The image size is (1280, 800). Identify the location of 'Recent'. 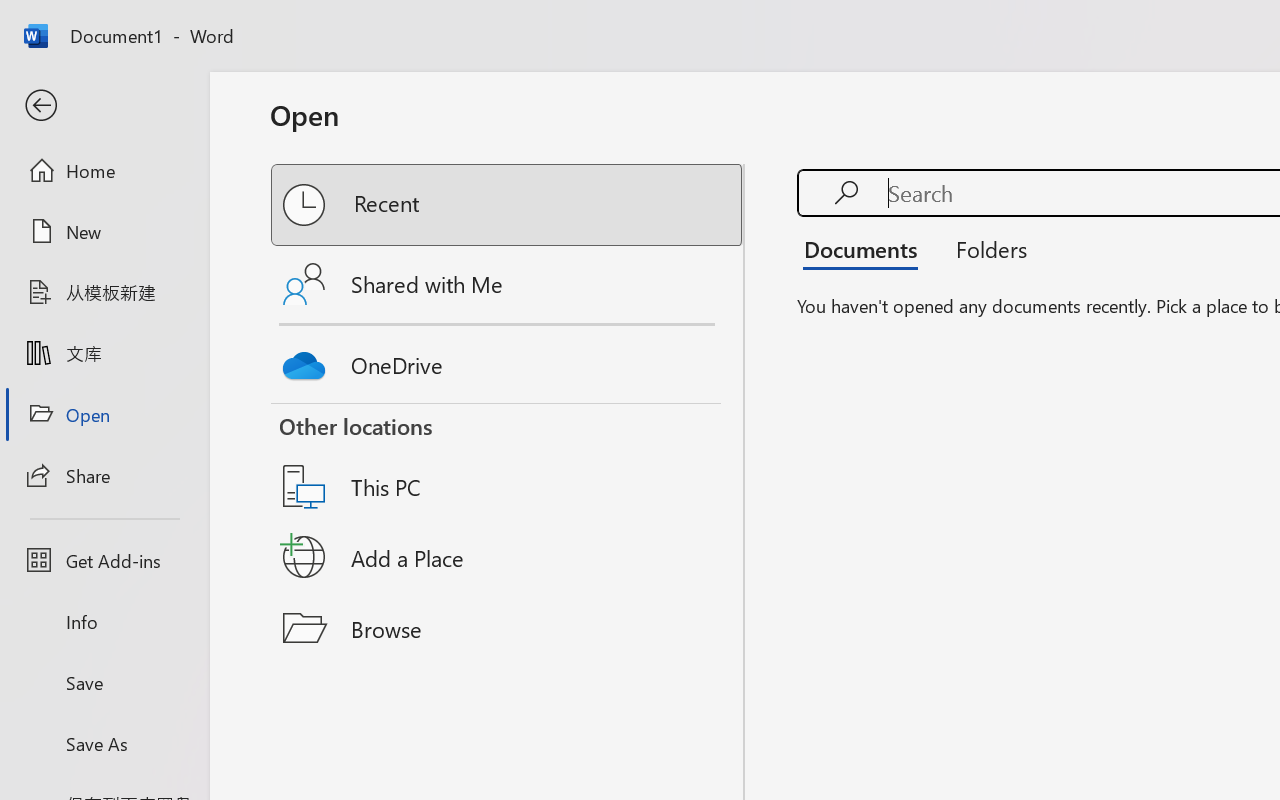
(508, 205).